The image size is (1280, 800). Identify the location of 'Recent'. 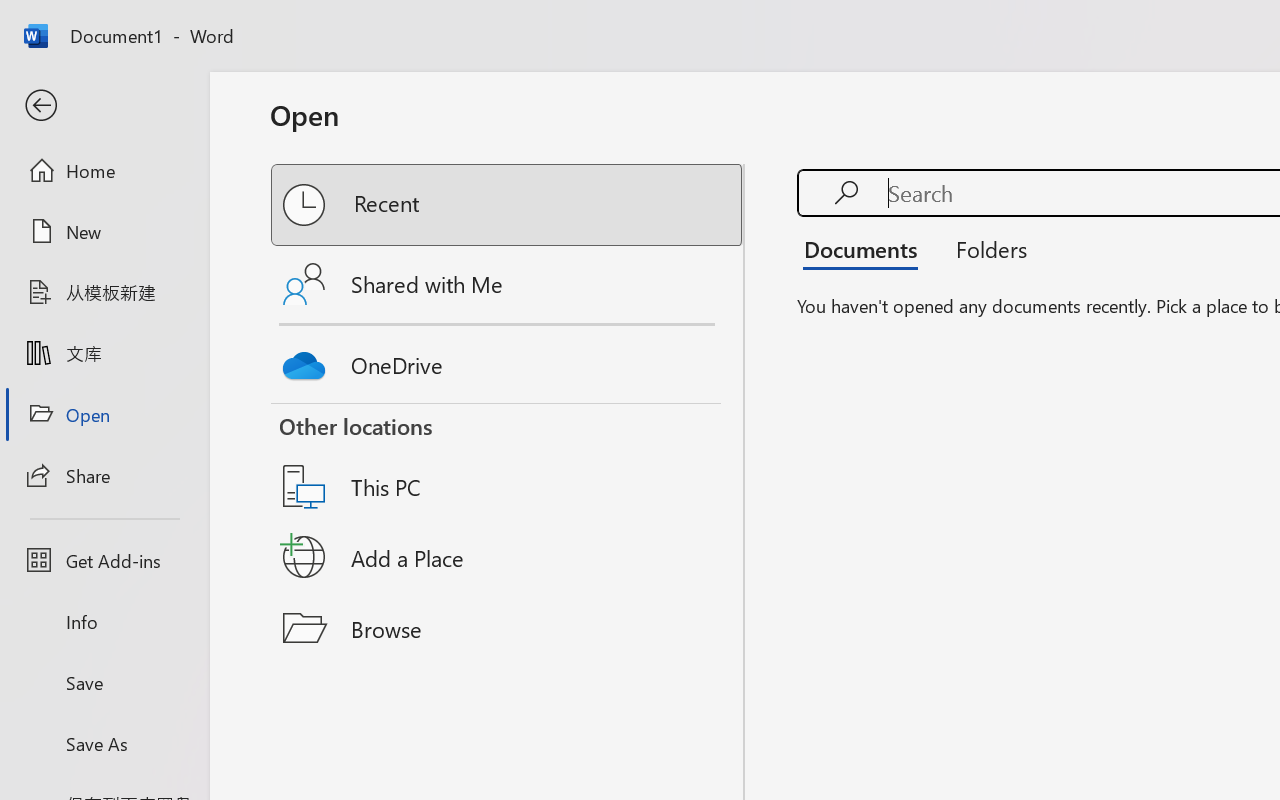
(508, 205).